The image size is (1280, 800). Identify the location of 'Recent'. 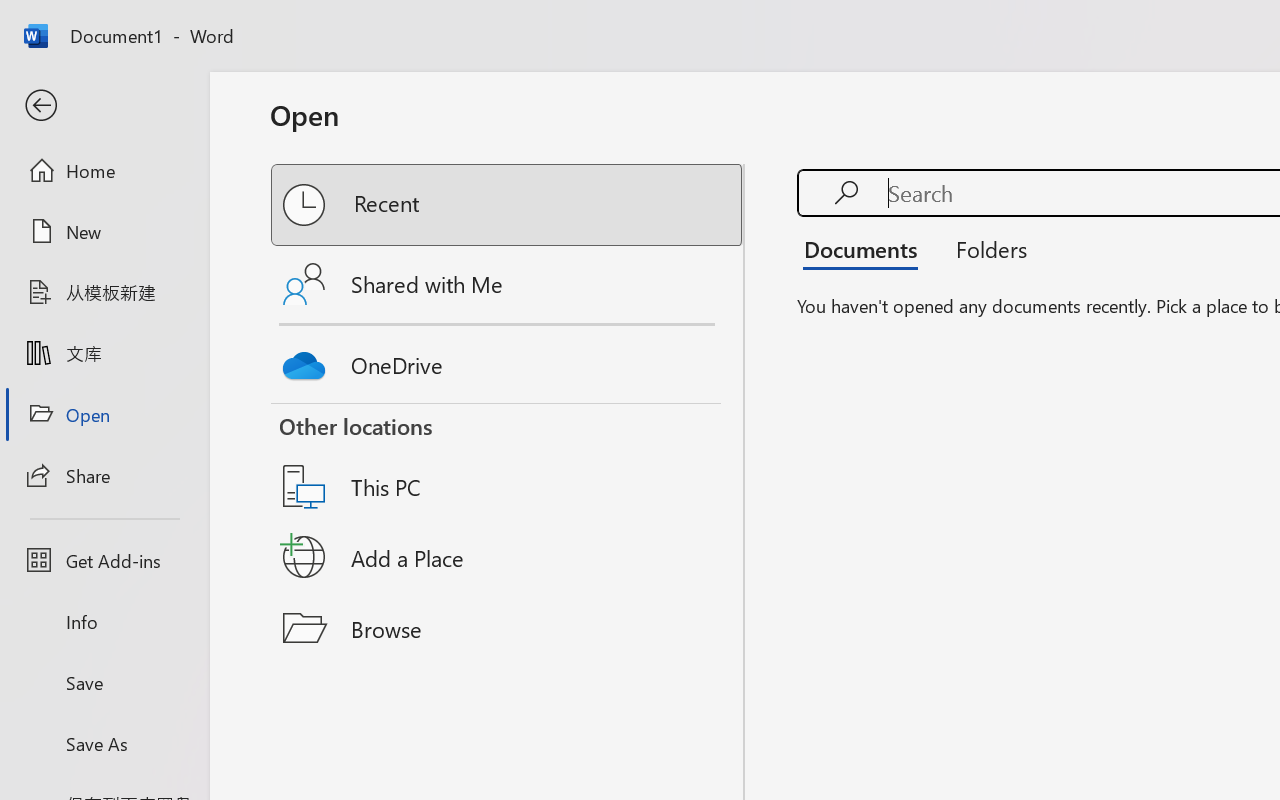
(508, 205).